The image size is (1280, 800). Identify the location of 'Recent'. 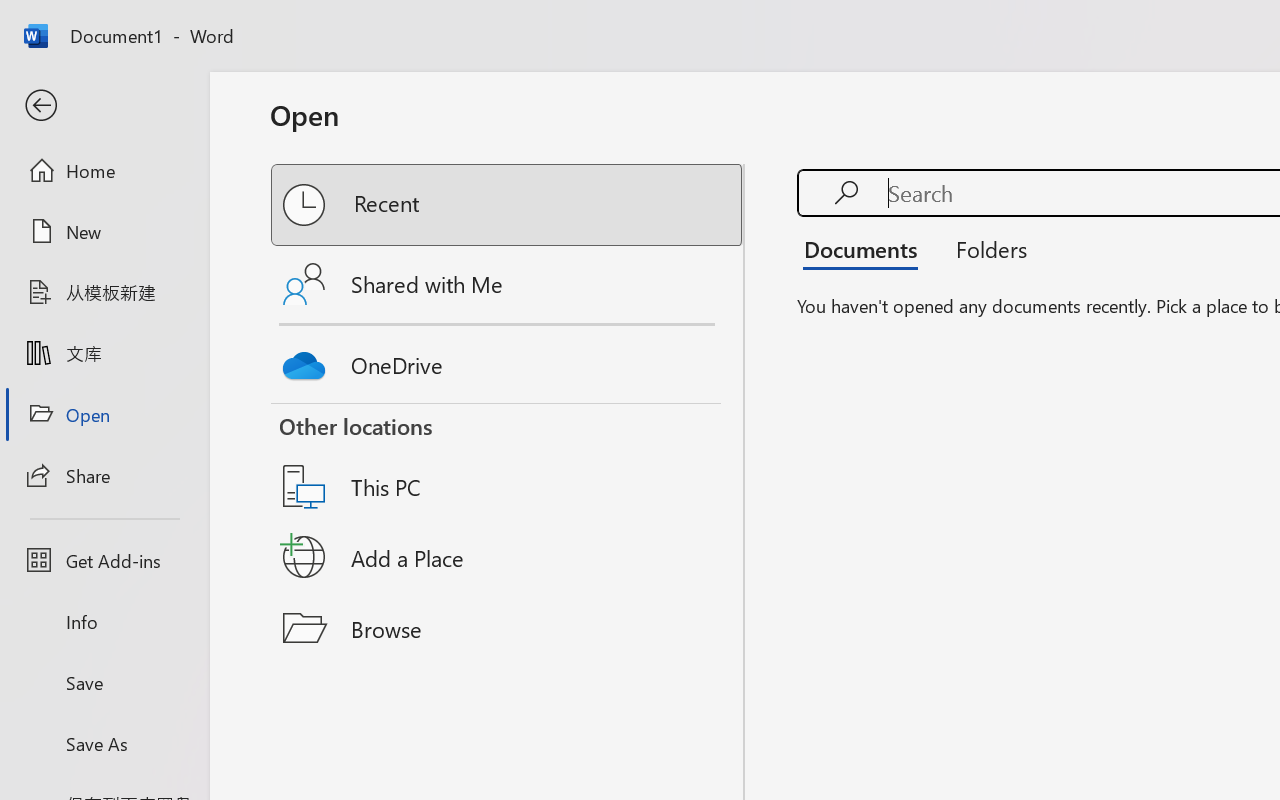
(508, 205).